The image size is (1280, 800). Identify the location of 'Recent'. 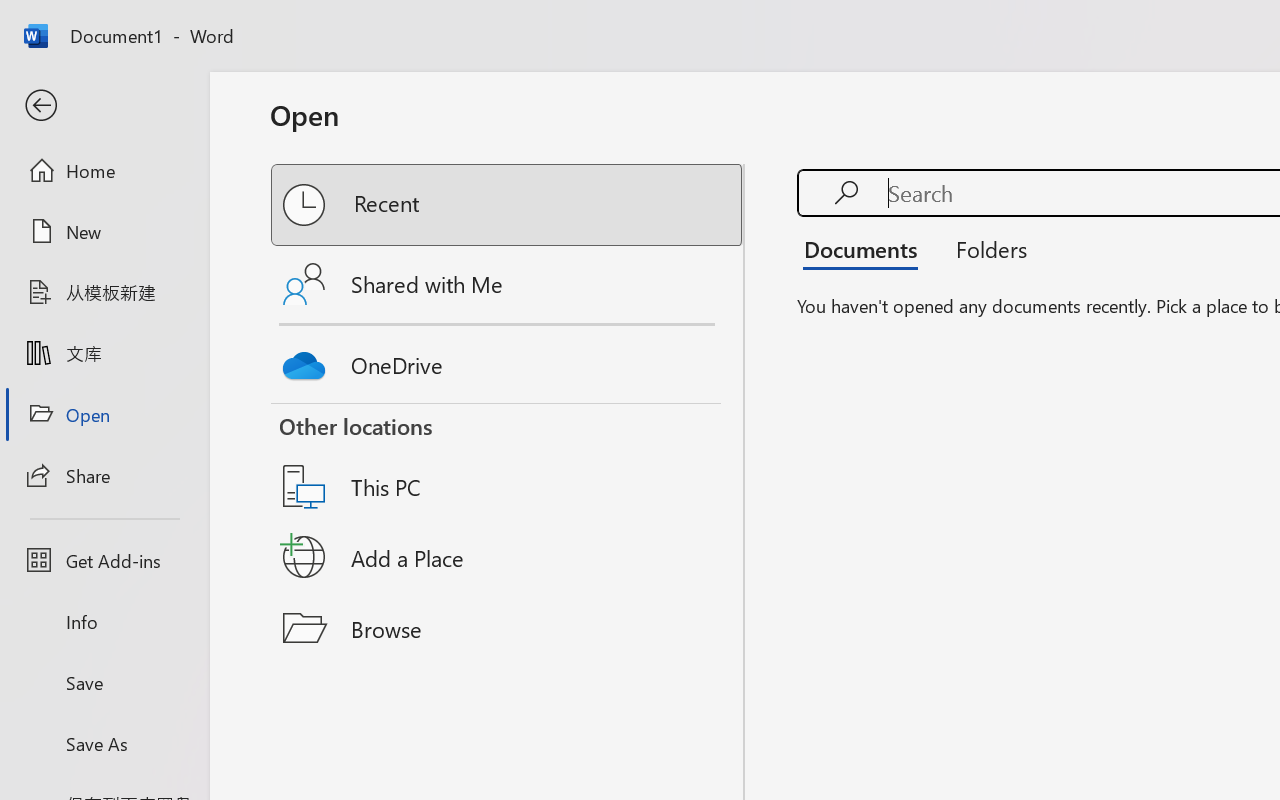
(508, 205).